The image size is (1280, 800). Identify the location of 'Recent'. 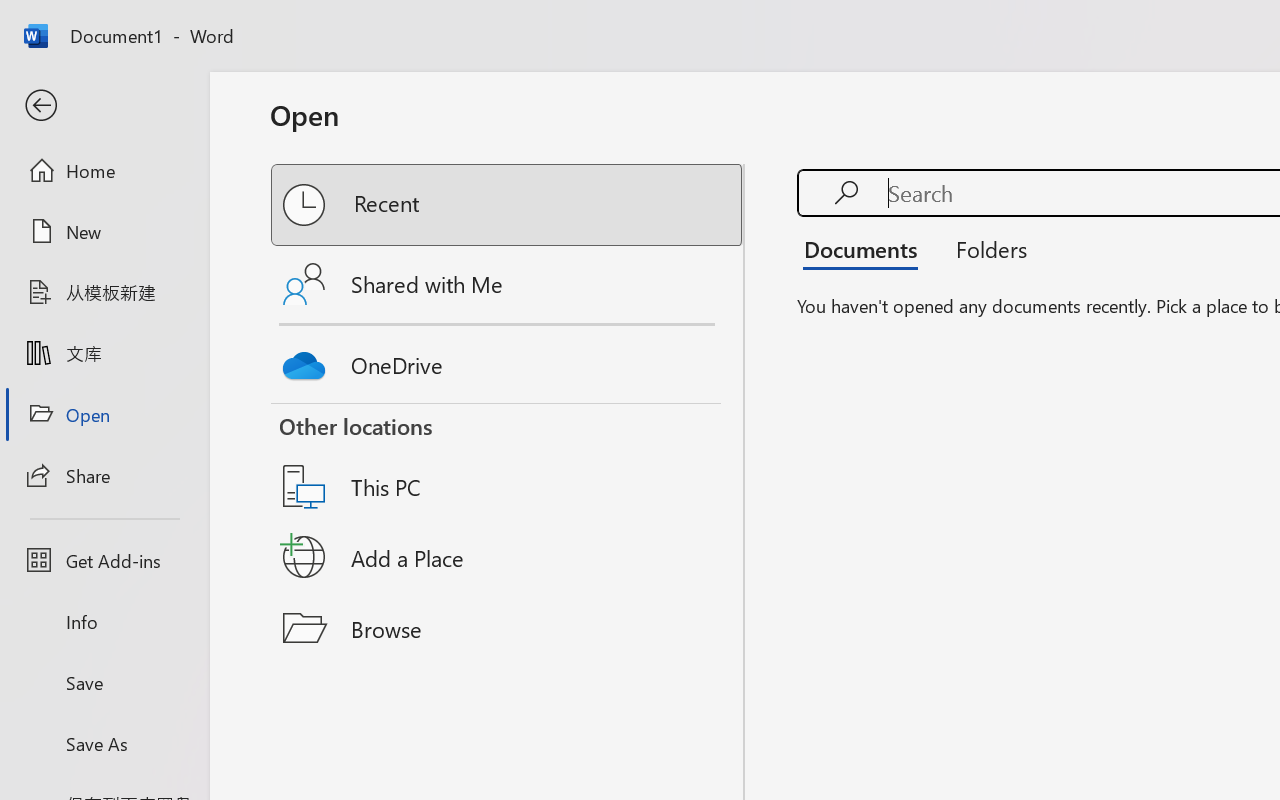
(508, 205).